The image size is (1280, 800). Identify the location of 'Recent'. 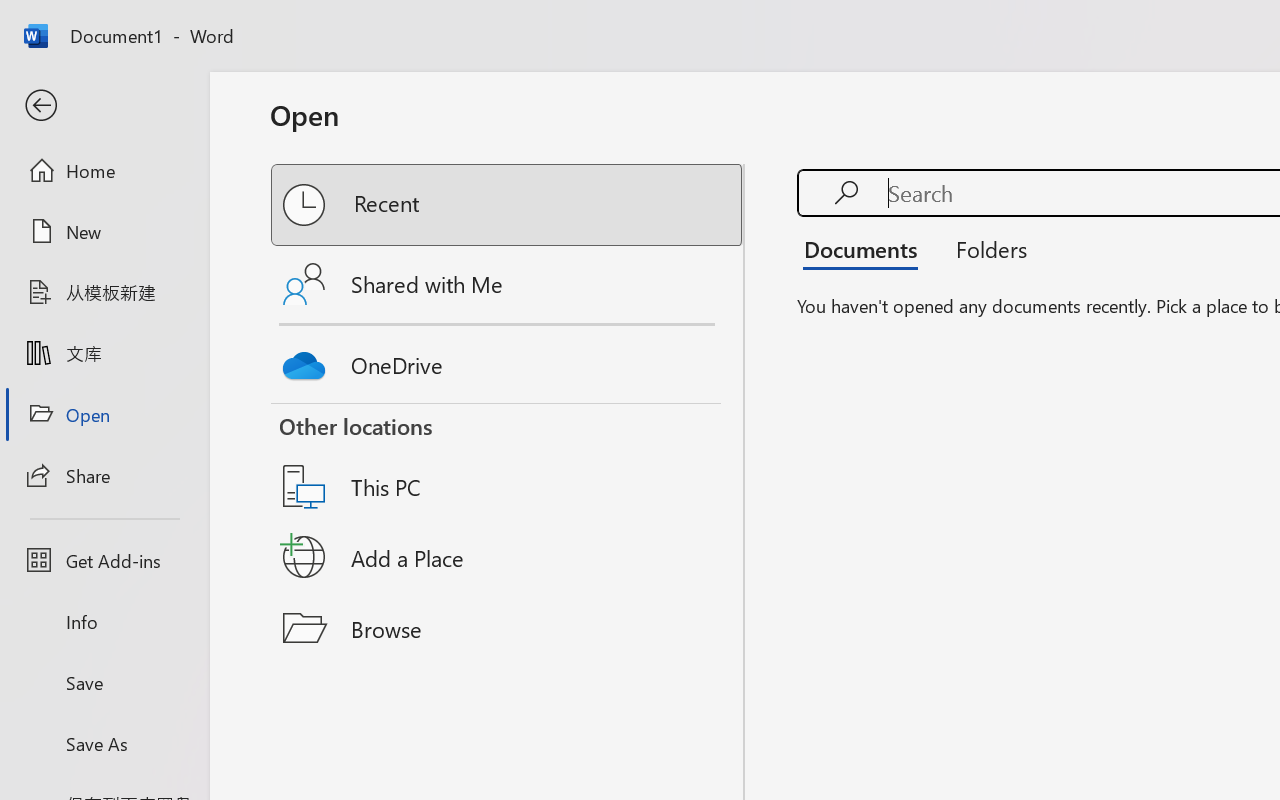
(508, 205).